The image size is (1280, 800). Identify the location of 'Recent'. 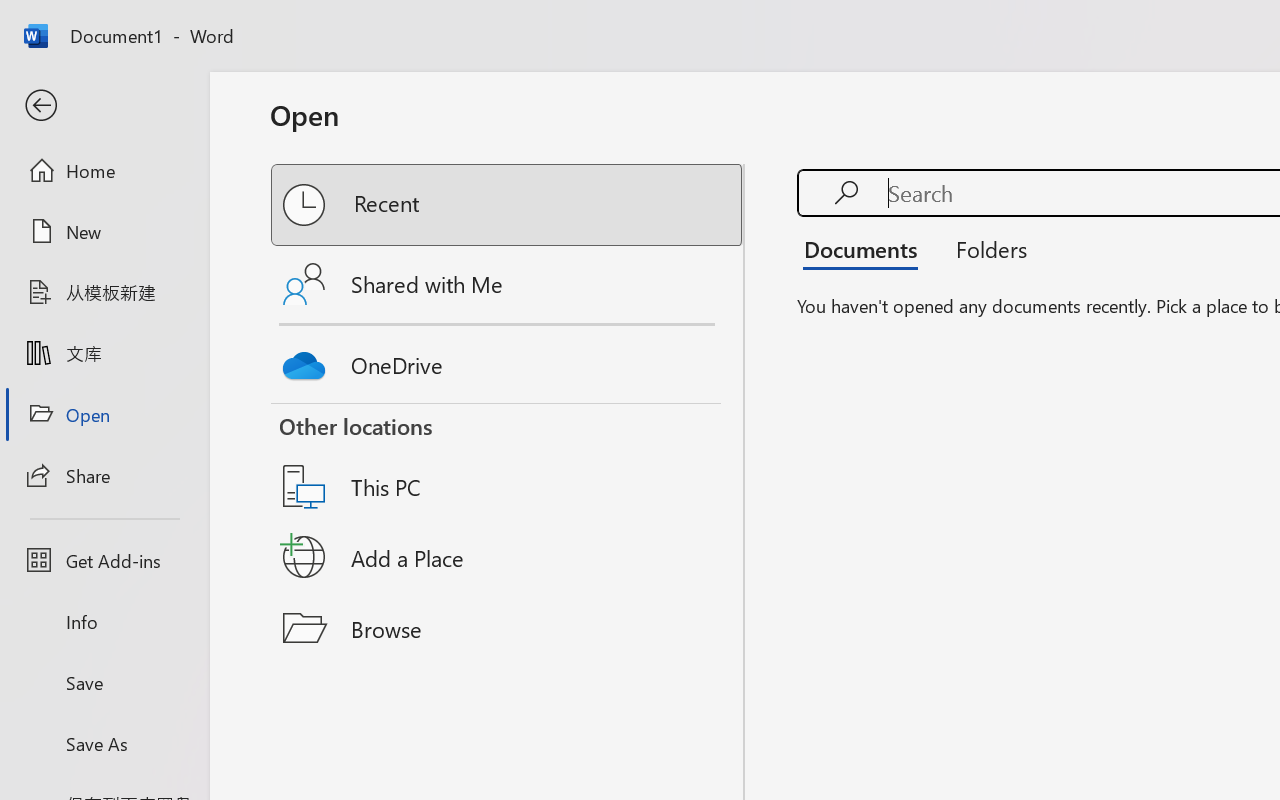
(508, 205).